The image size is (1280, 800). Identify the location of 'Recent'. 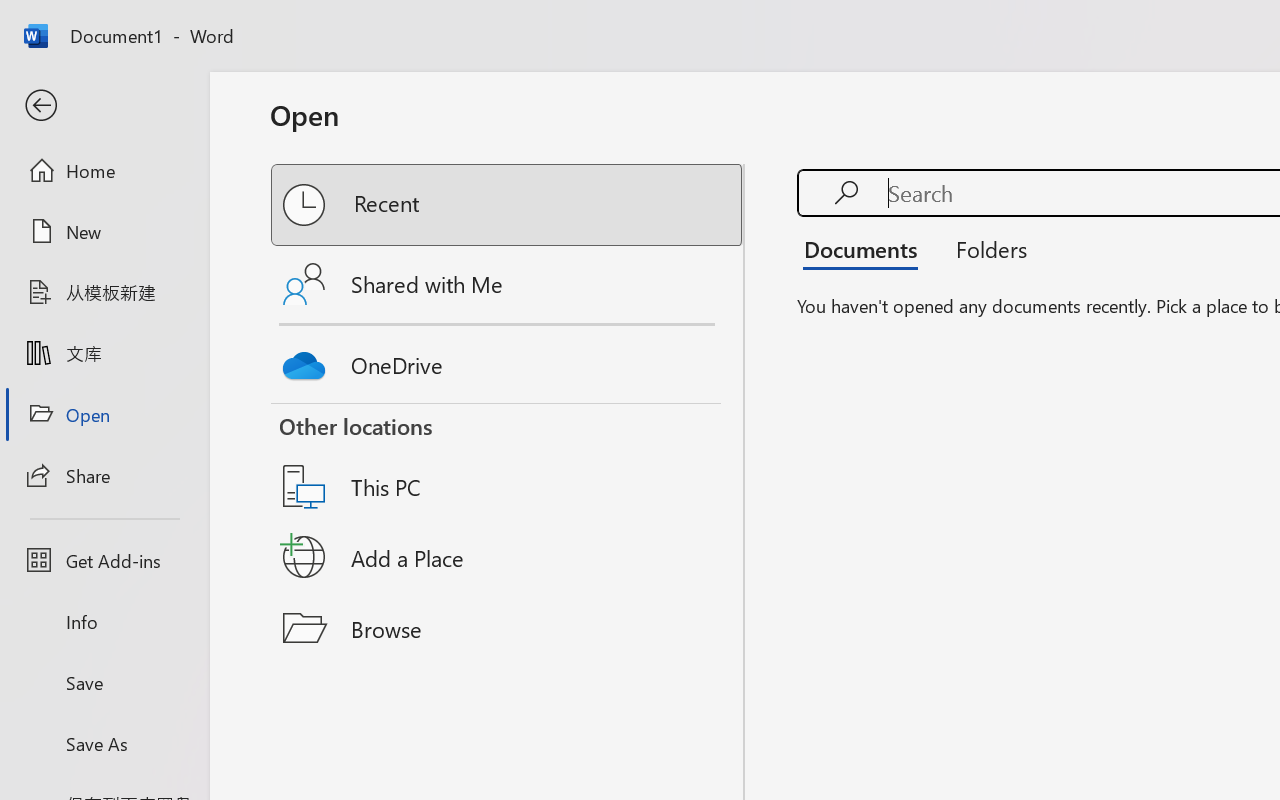
(508, 205).